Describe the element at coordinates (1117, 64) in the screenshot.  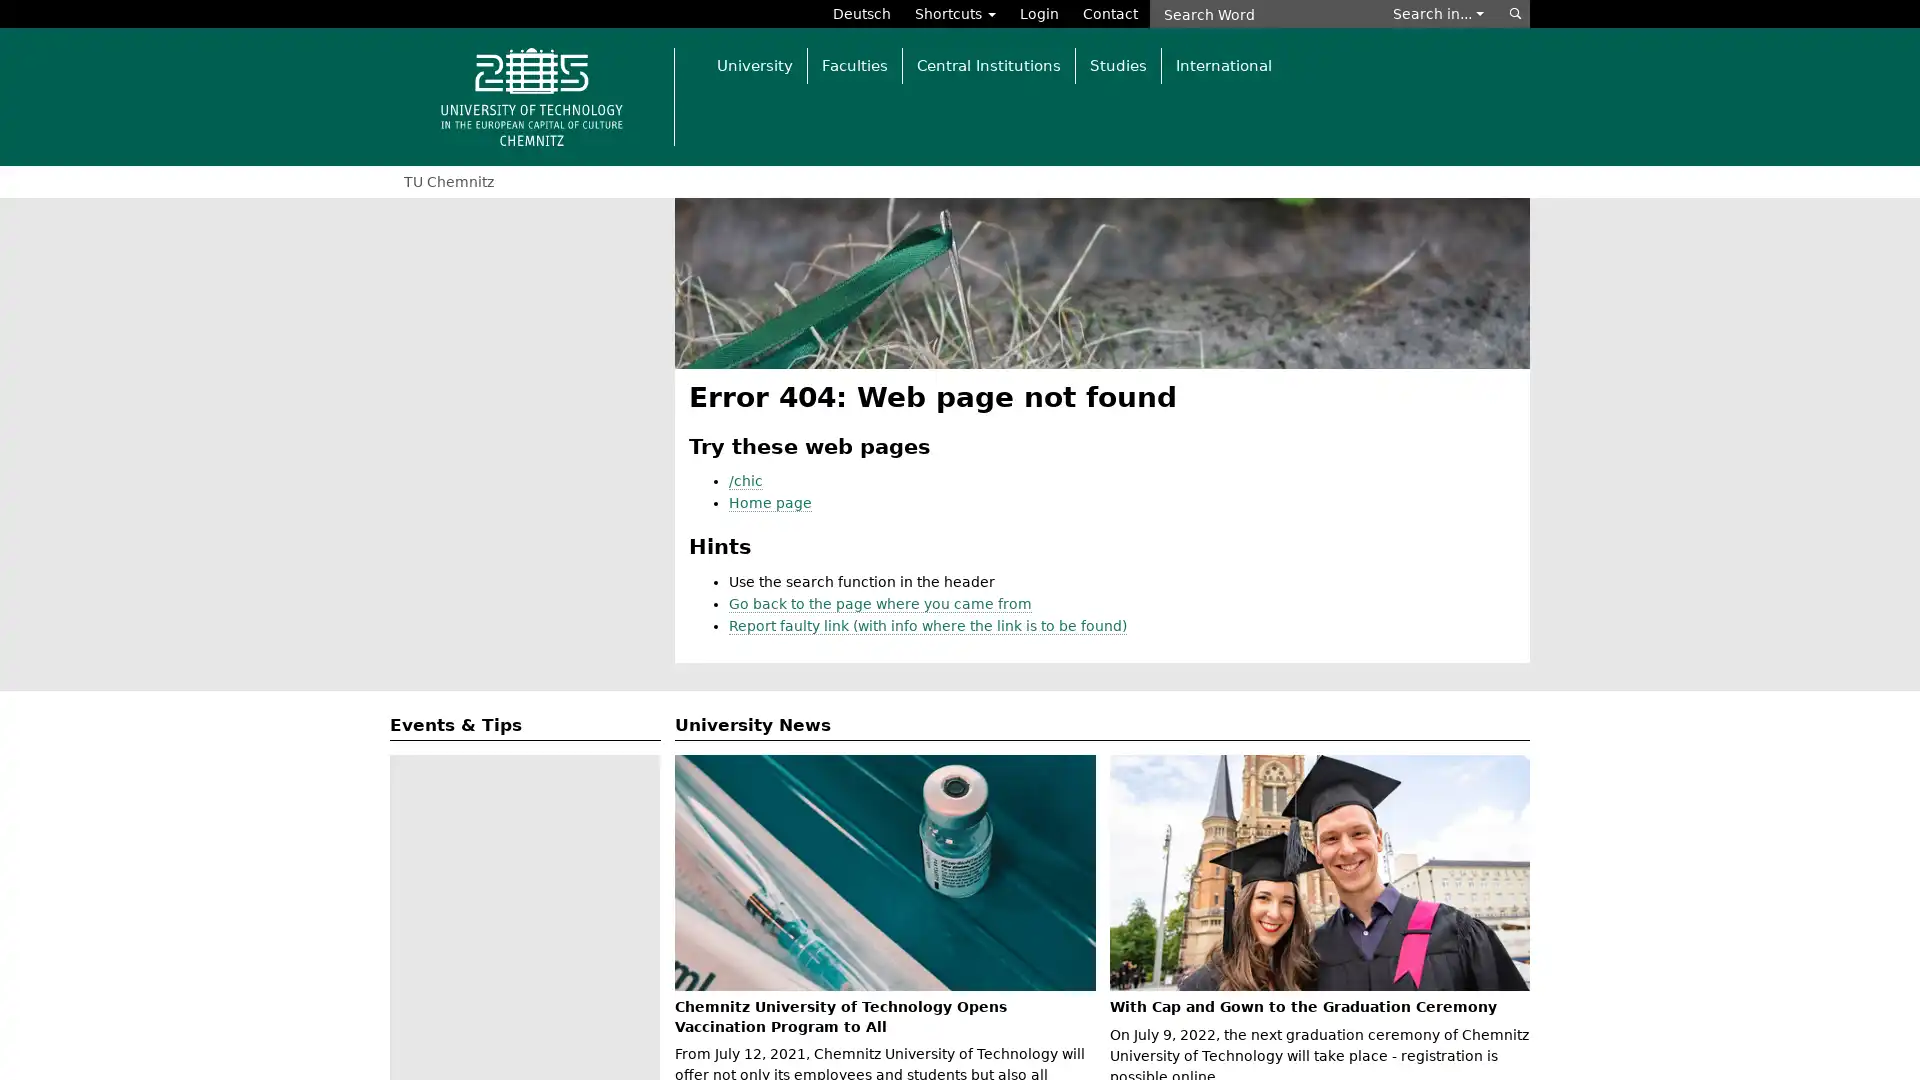
I see `Studies` at that location.